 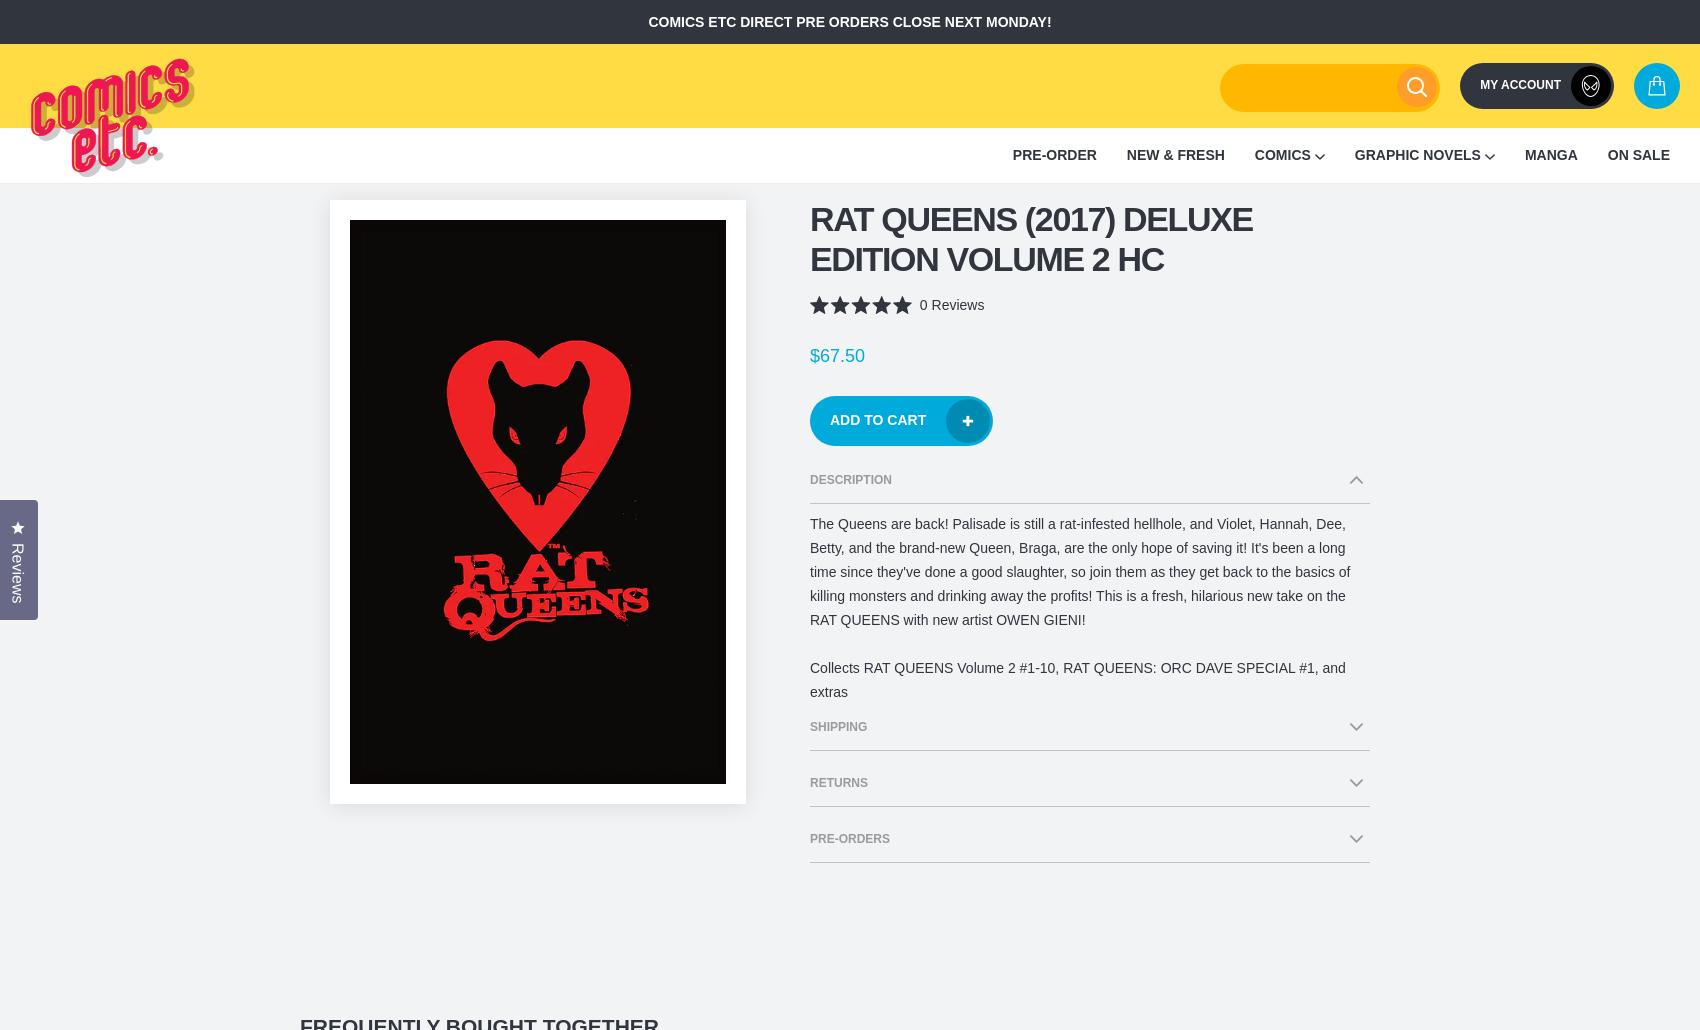 I want to click on 'Add to Cart', so click(x=828, y=420).